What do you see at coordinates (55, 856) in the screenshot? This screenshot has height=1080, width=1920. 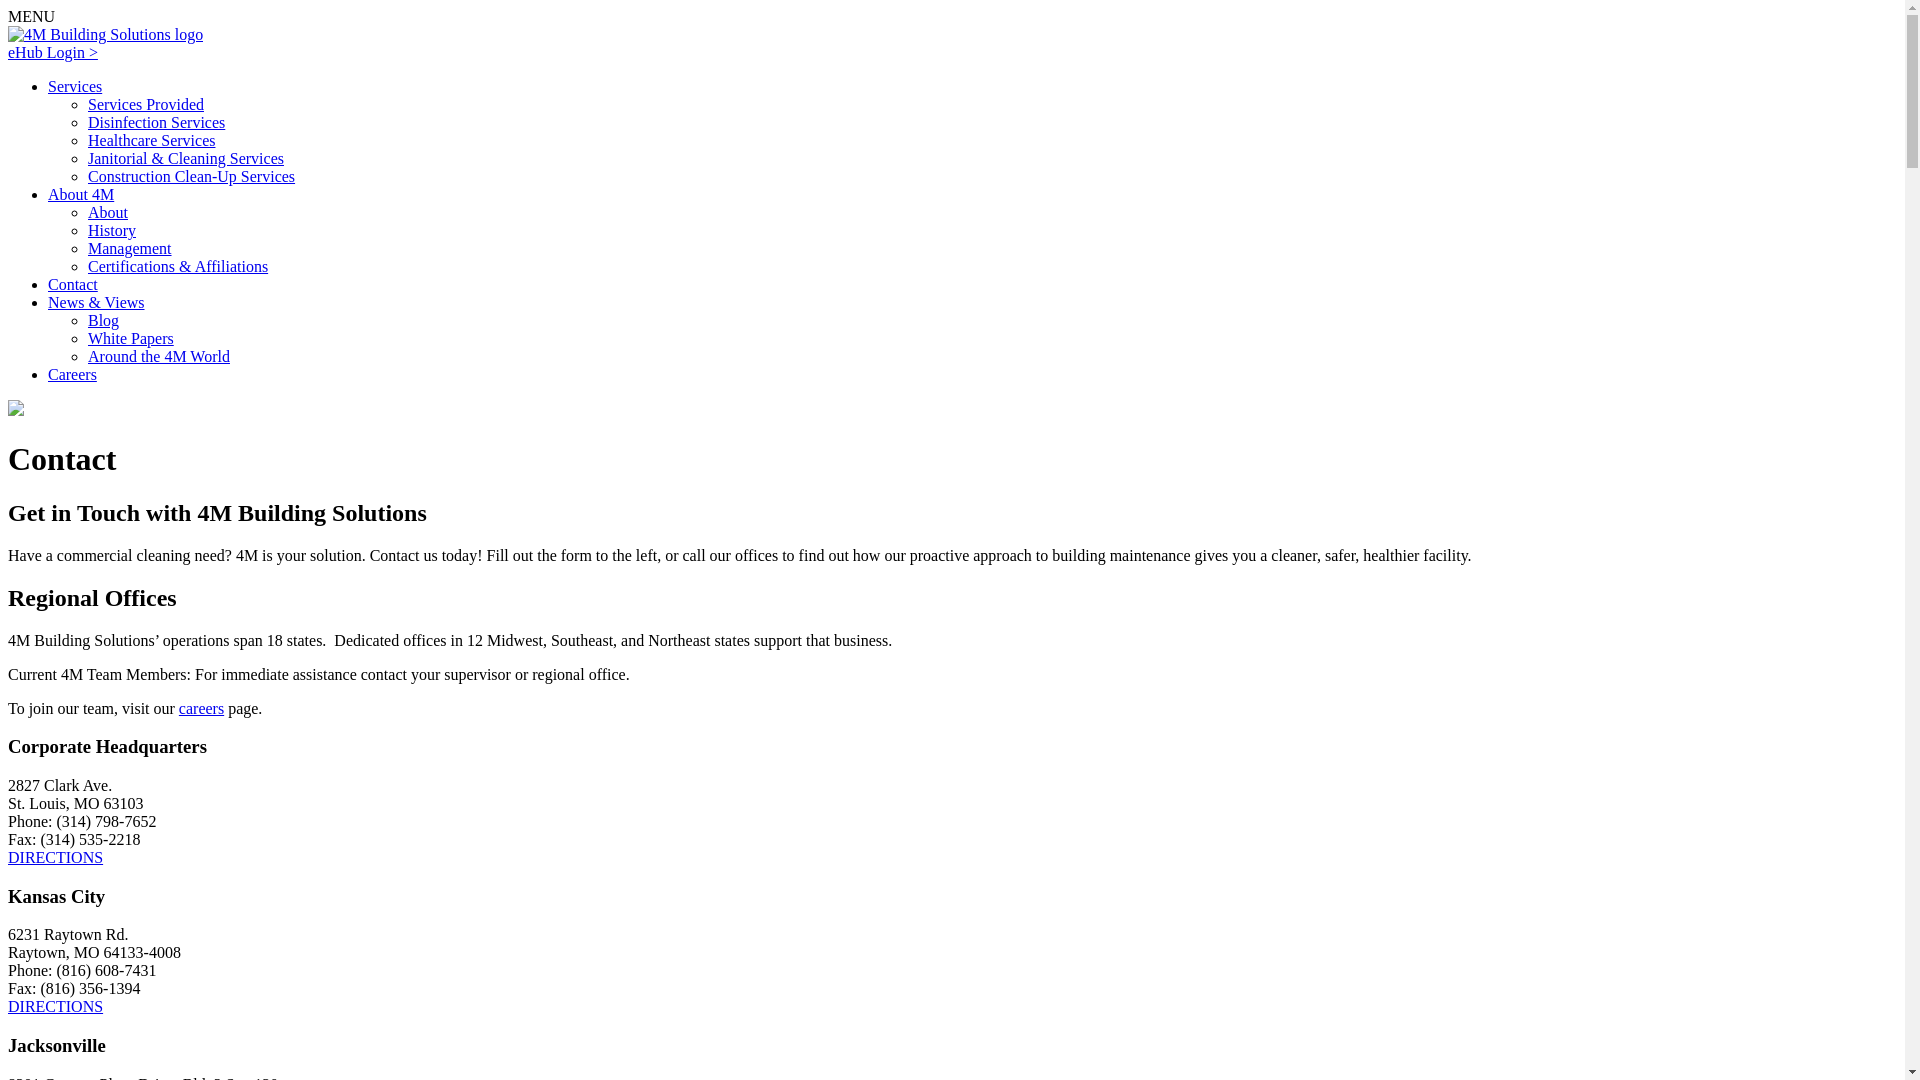 I see `'DIRECTIONS'` at bounding box center [55, 856].